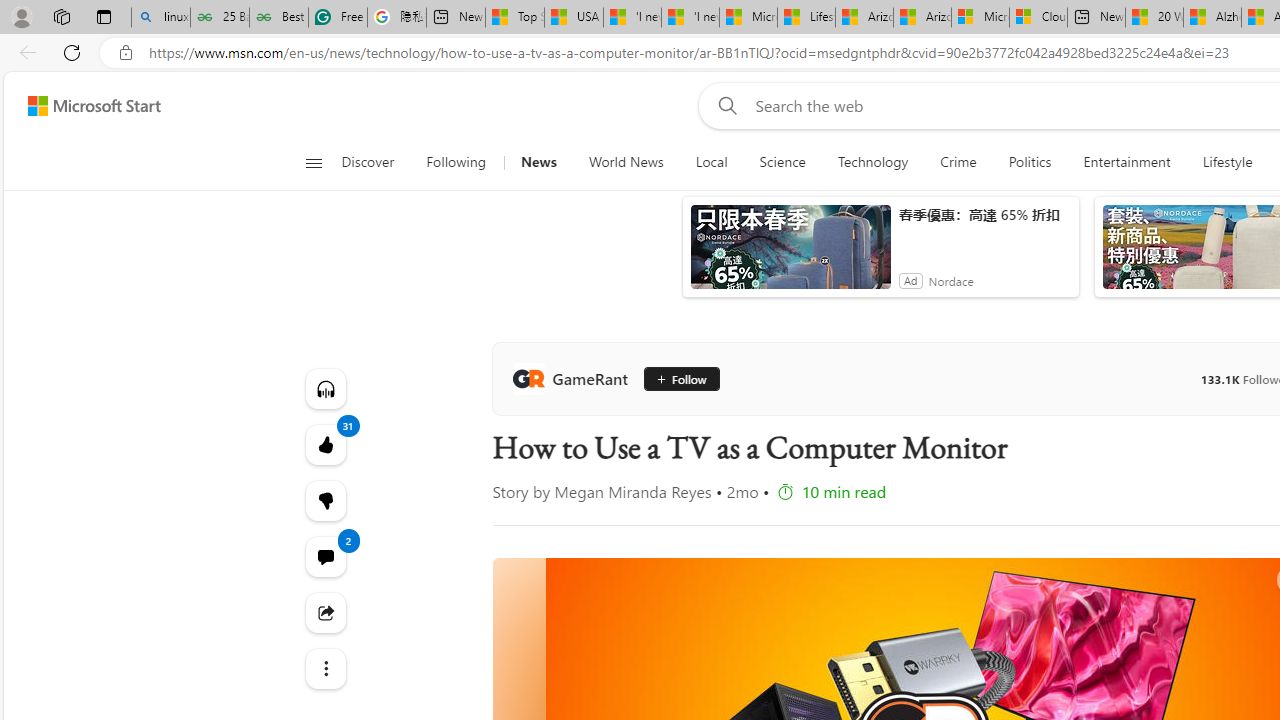  I want to click on 'Open navigation menu', so click(312, 162).